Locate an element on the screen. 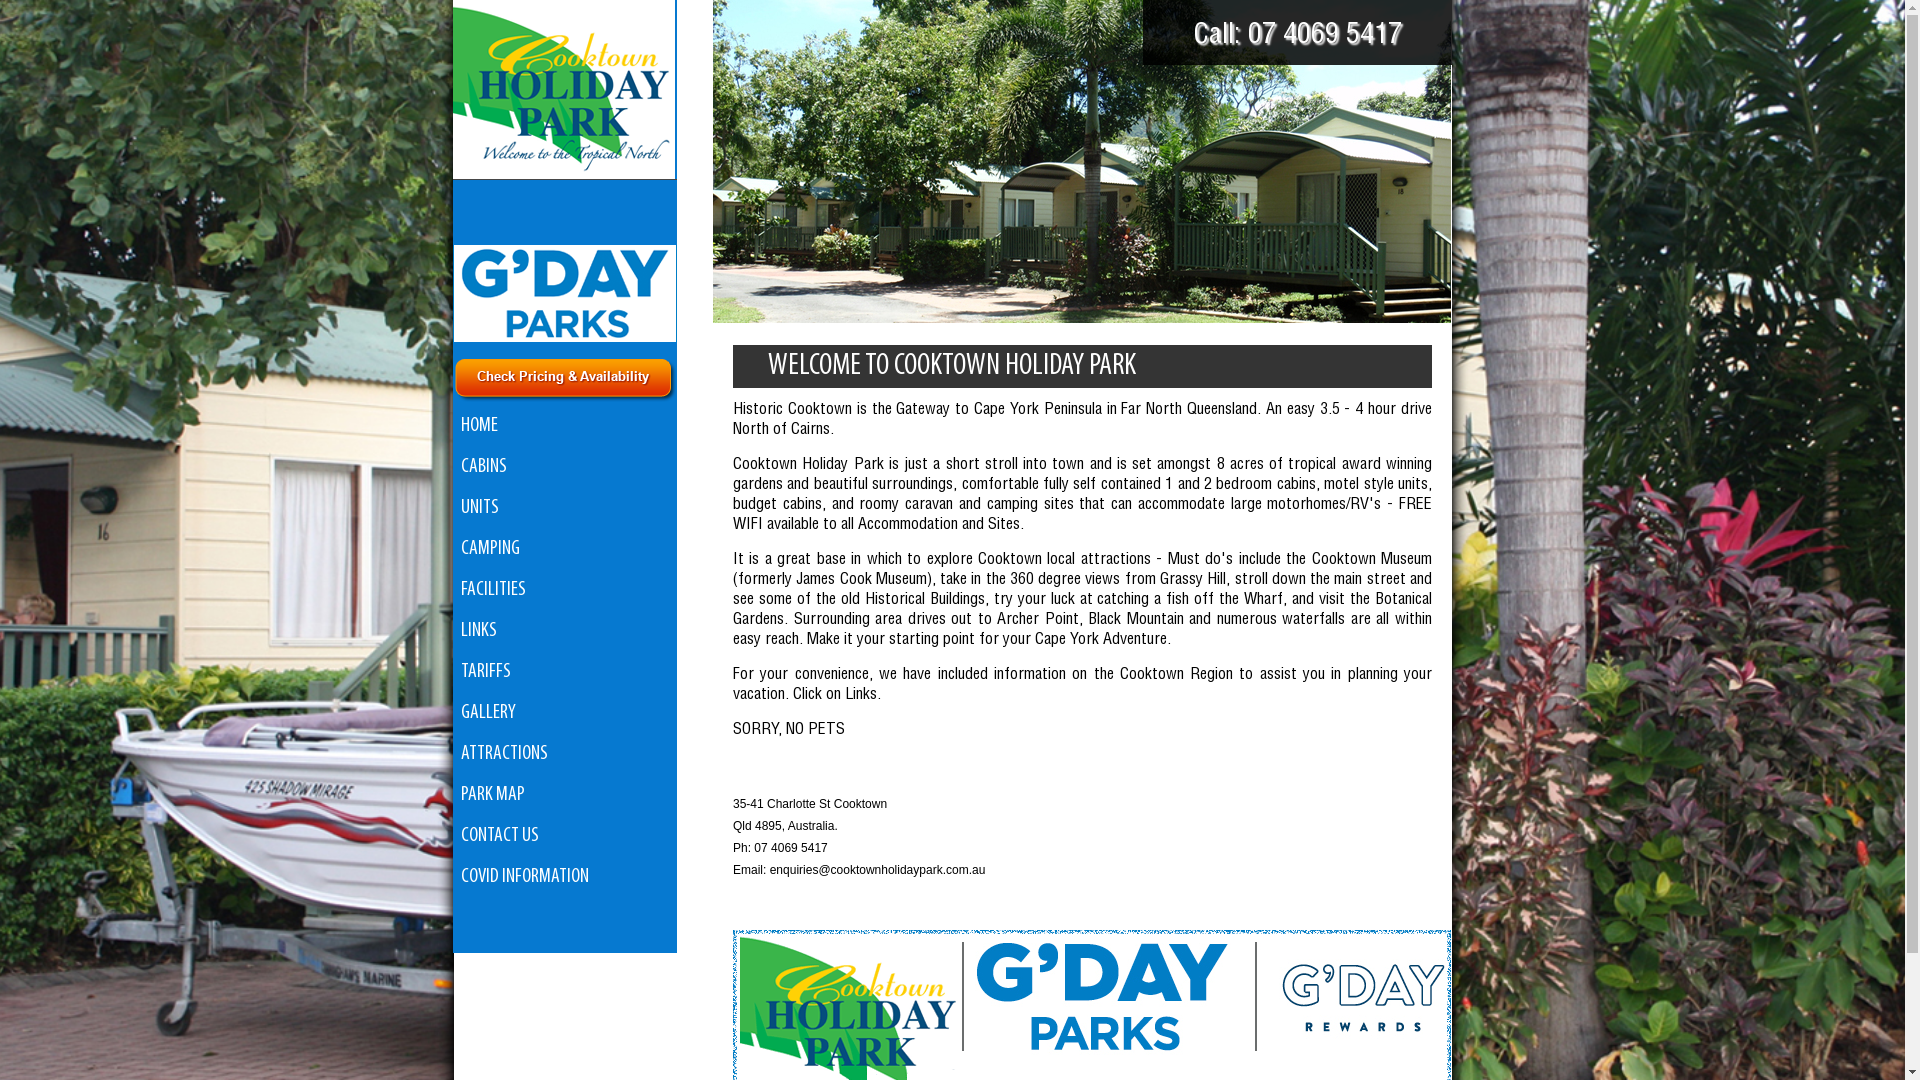  'enquiries@cooktownholidaypark.com.au' is located at coordinates (878, 869).